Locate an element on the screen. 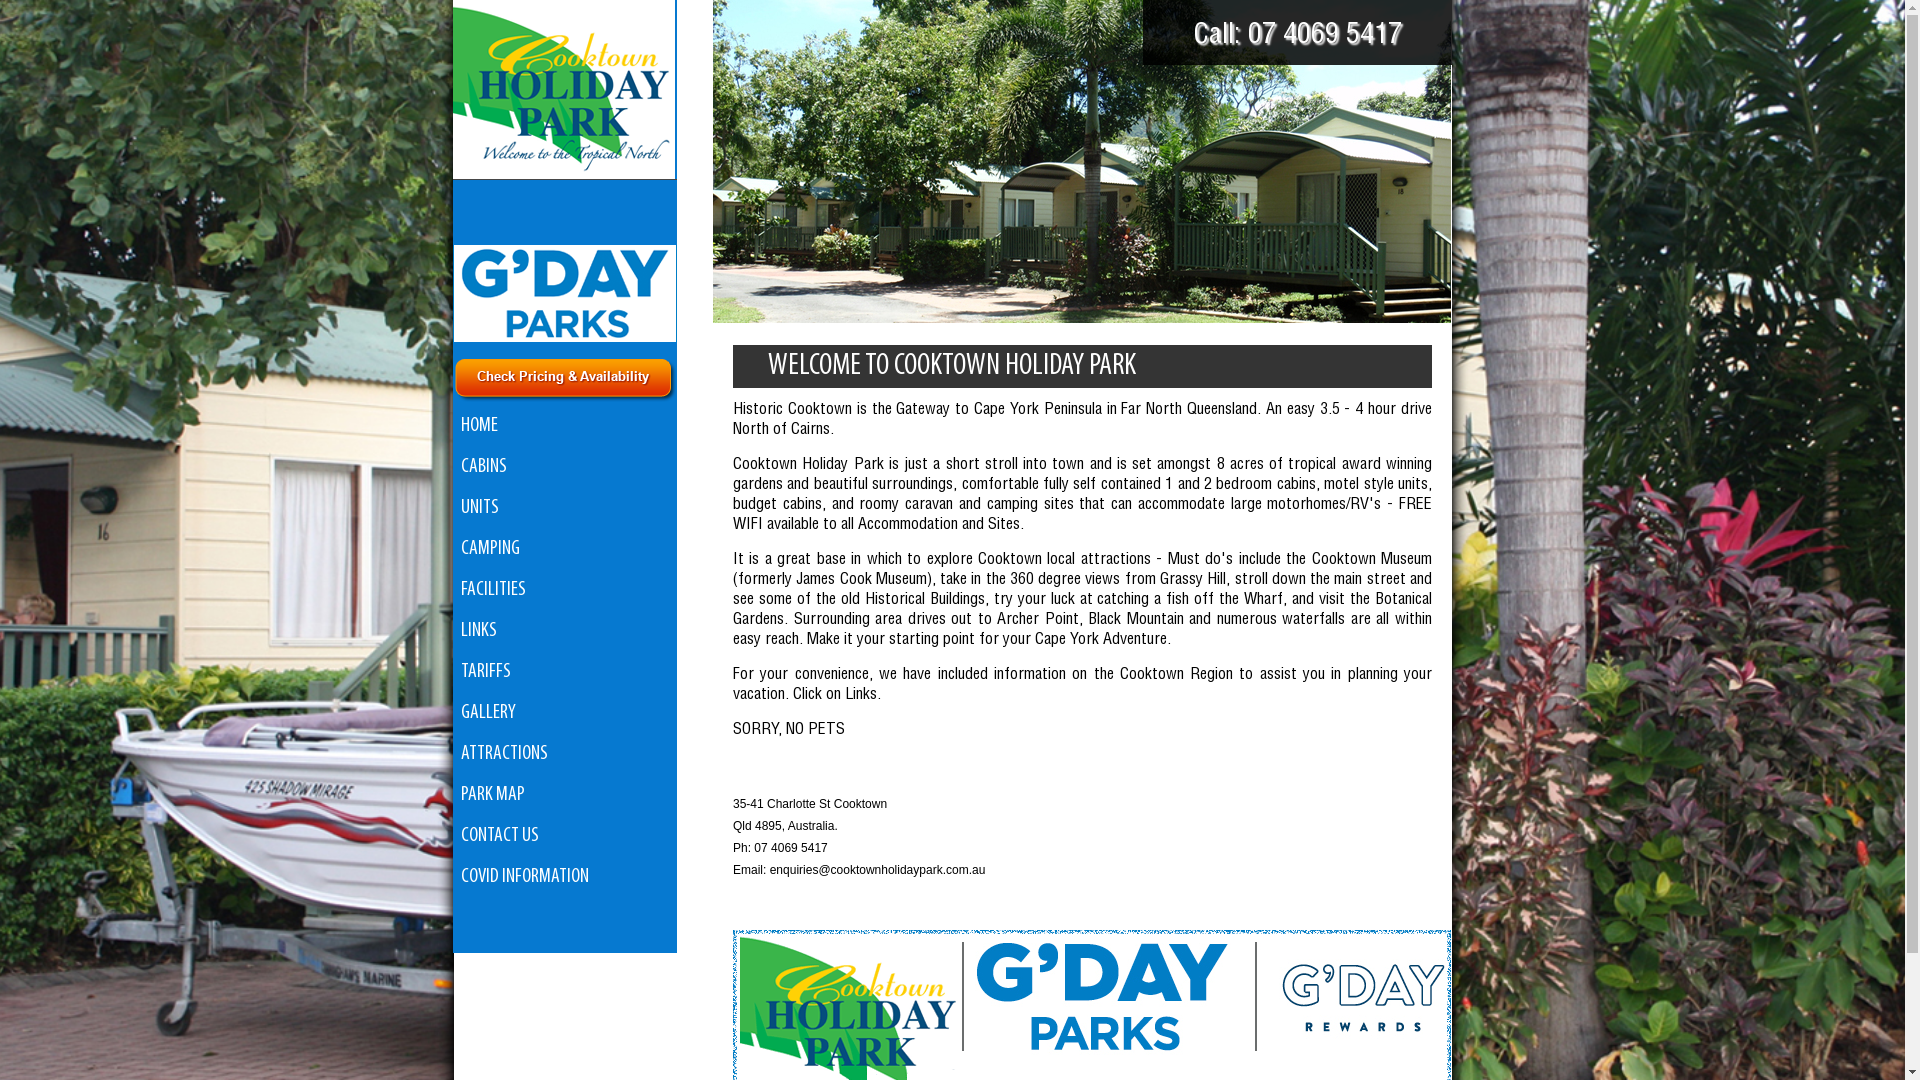  'enquiries@cooktownholidaypark.com.au' is located at coordinates (878, 869).